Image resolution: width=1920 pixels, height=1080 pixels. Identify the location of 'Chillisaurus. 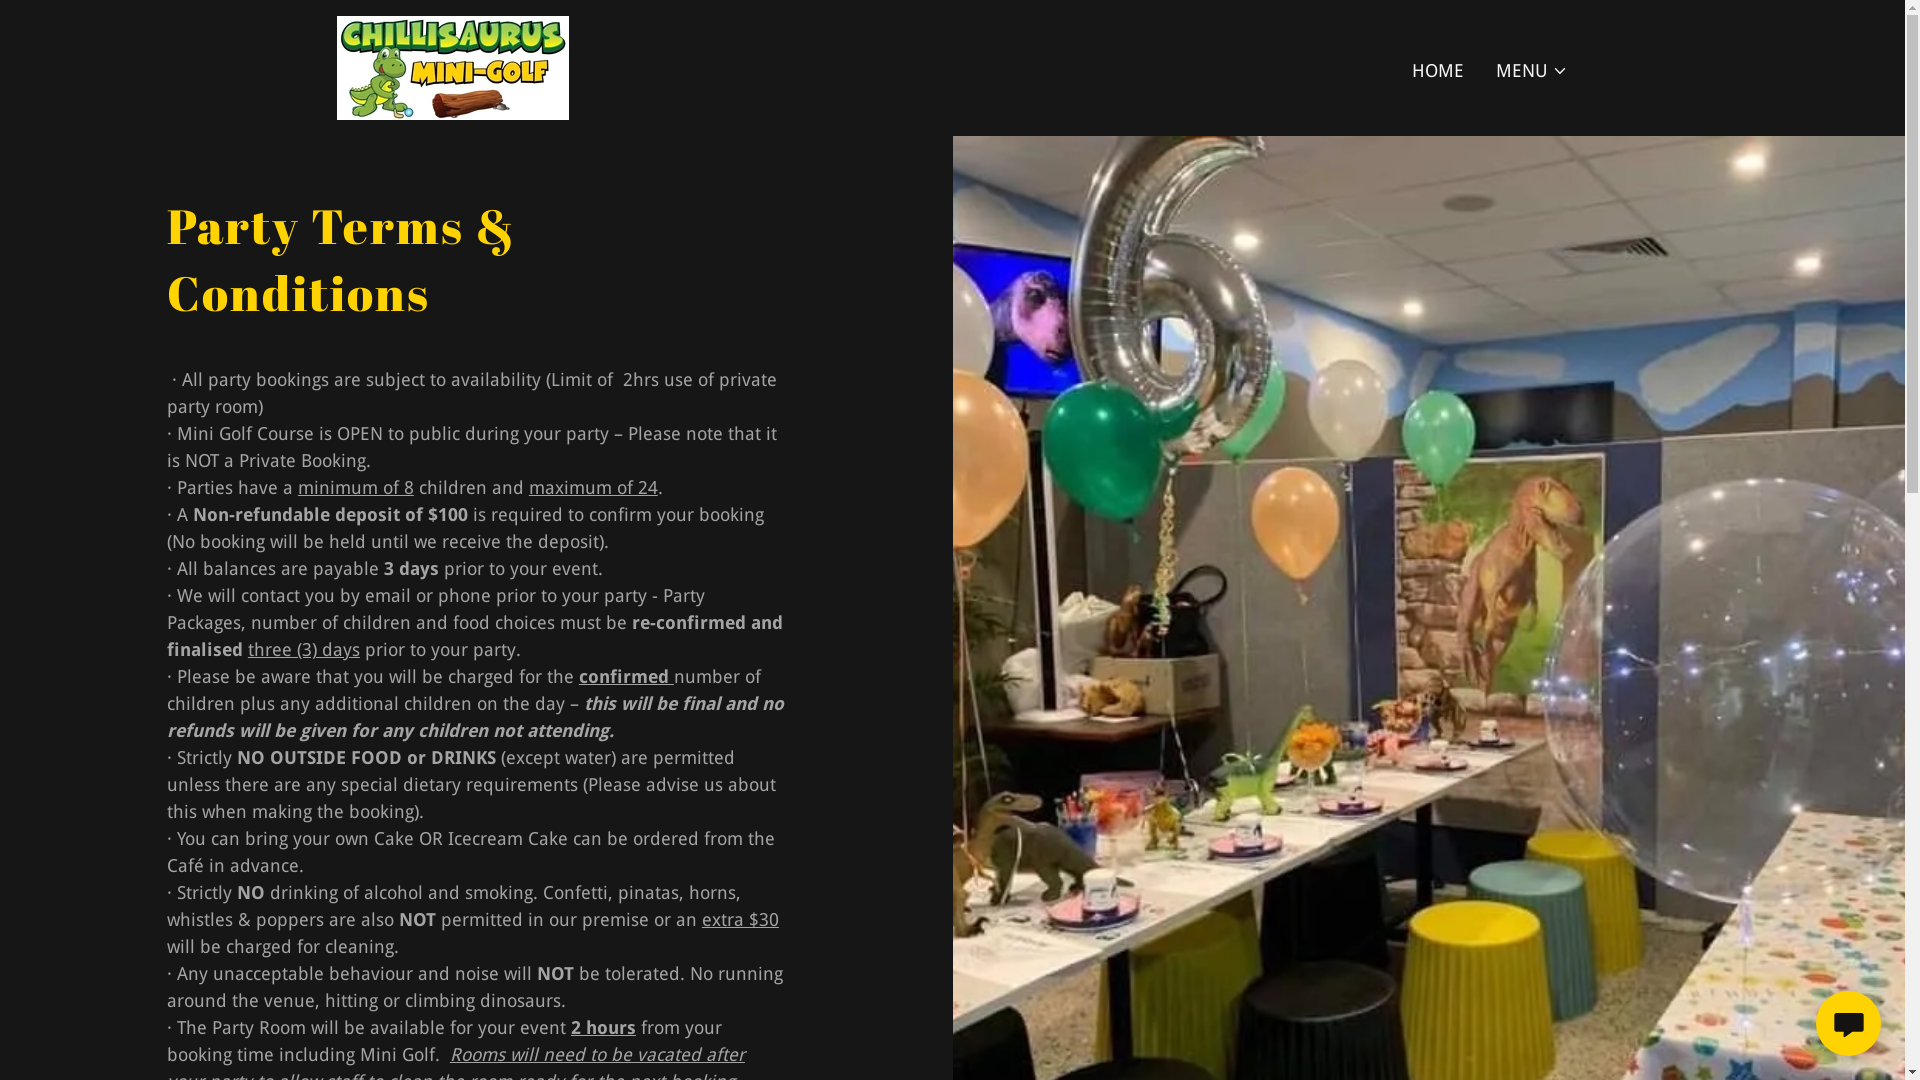
(450, 65).